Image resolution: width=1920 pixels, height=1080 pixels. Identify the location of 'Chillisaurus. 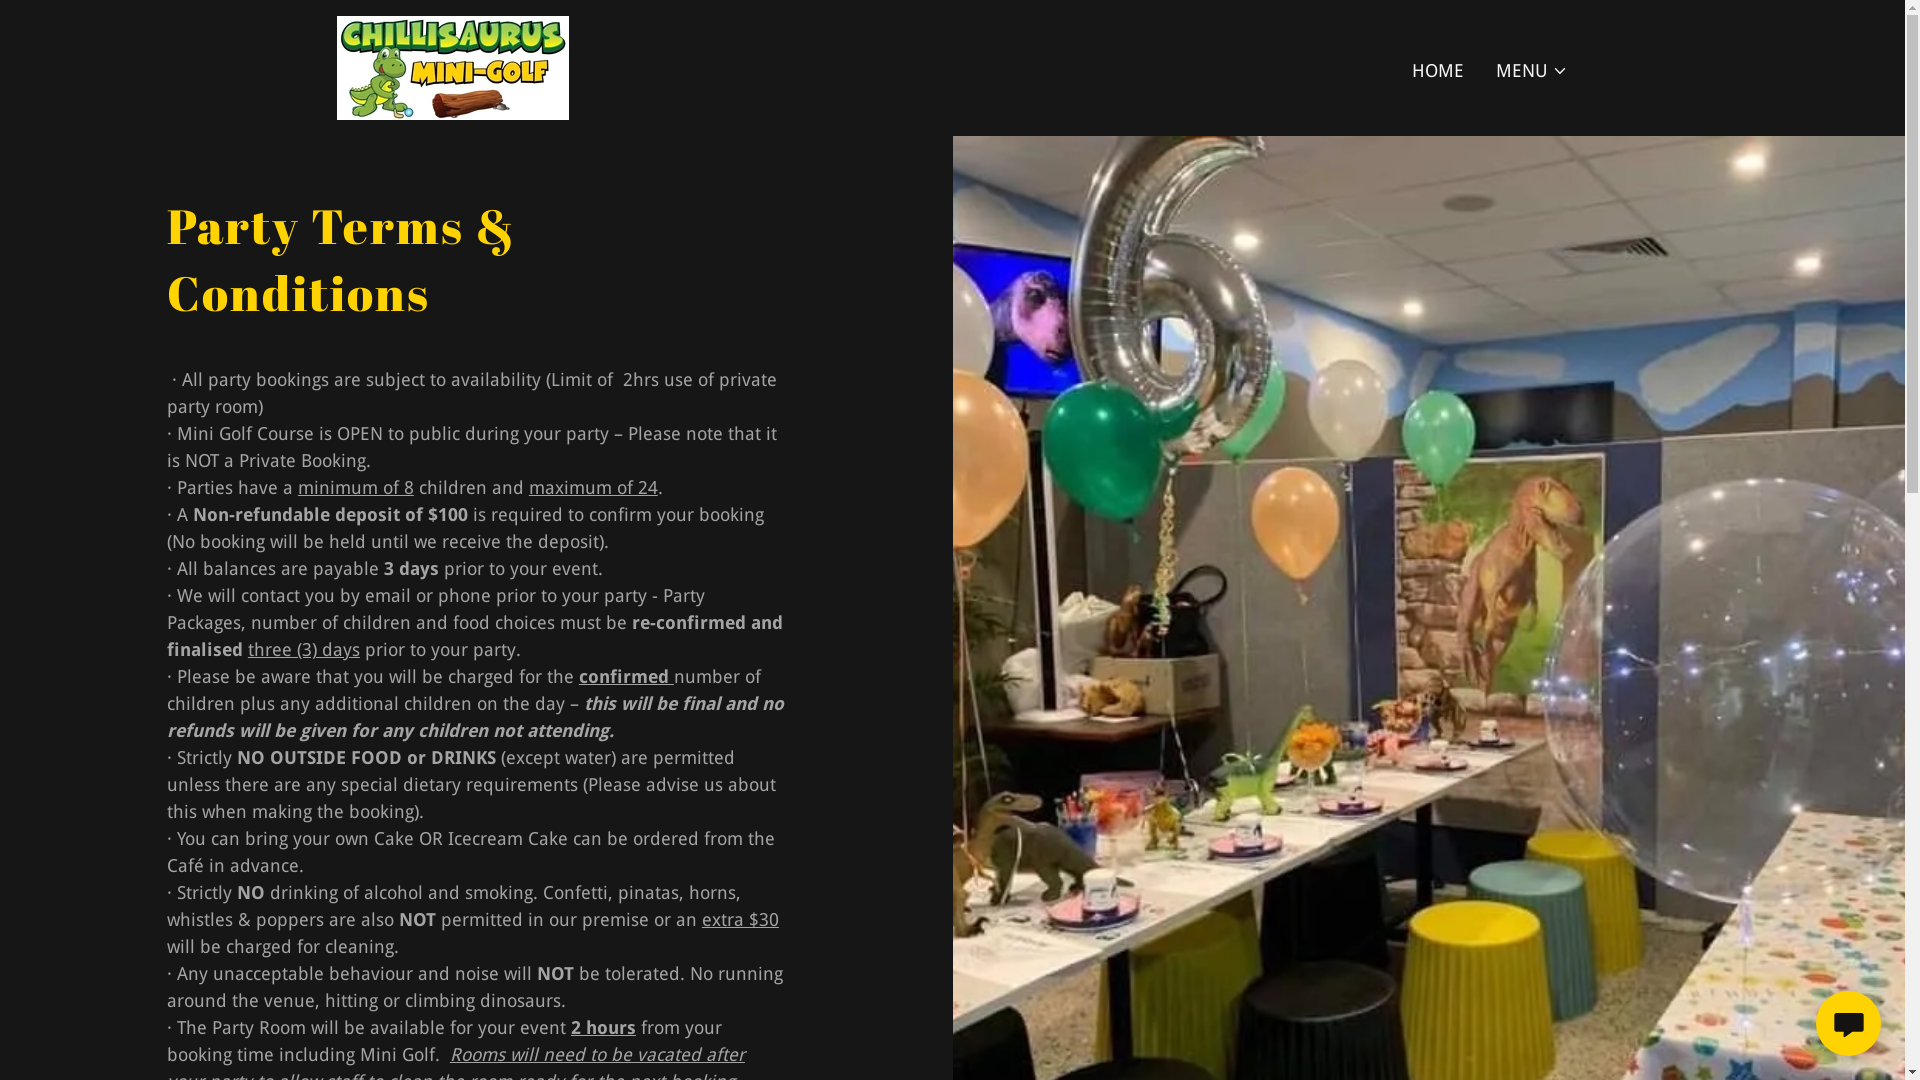
(450, 65).